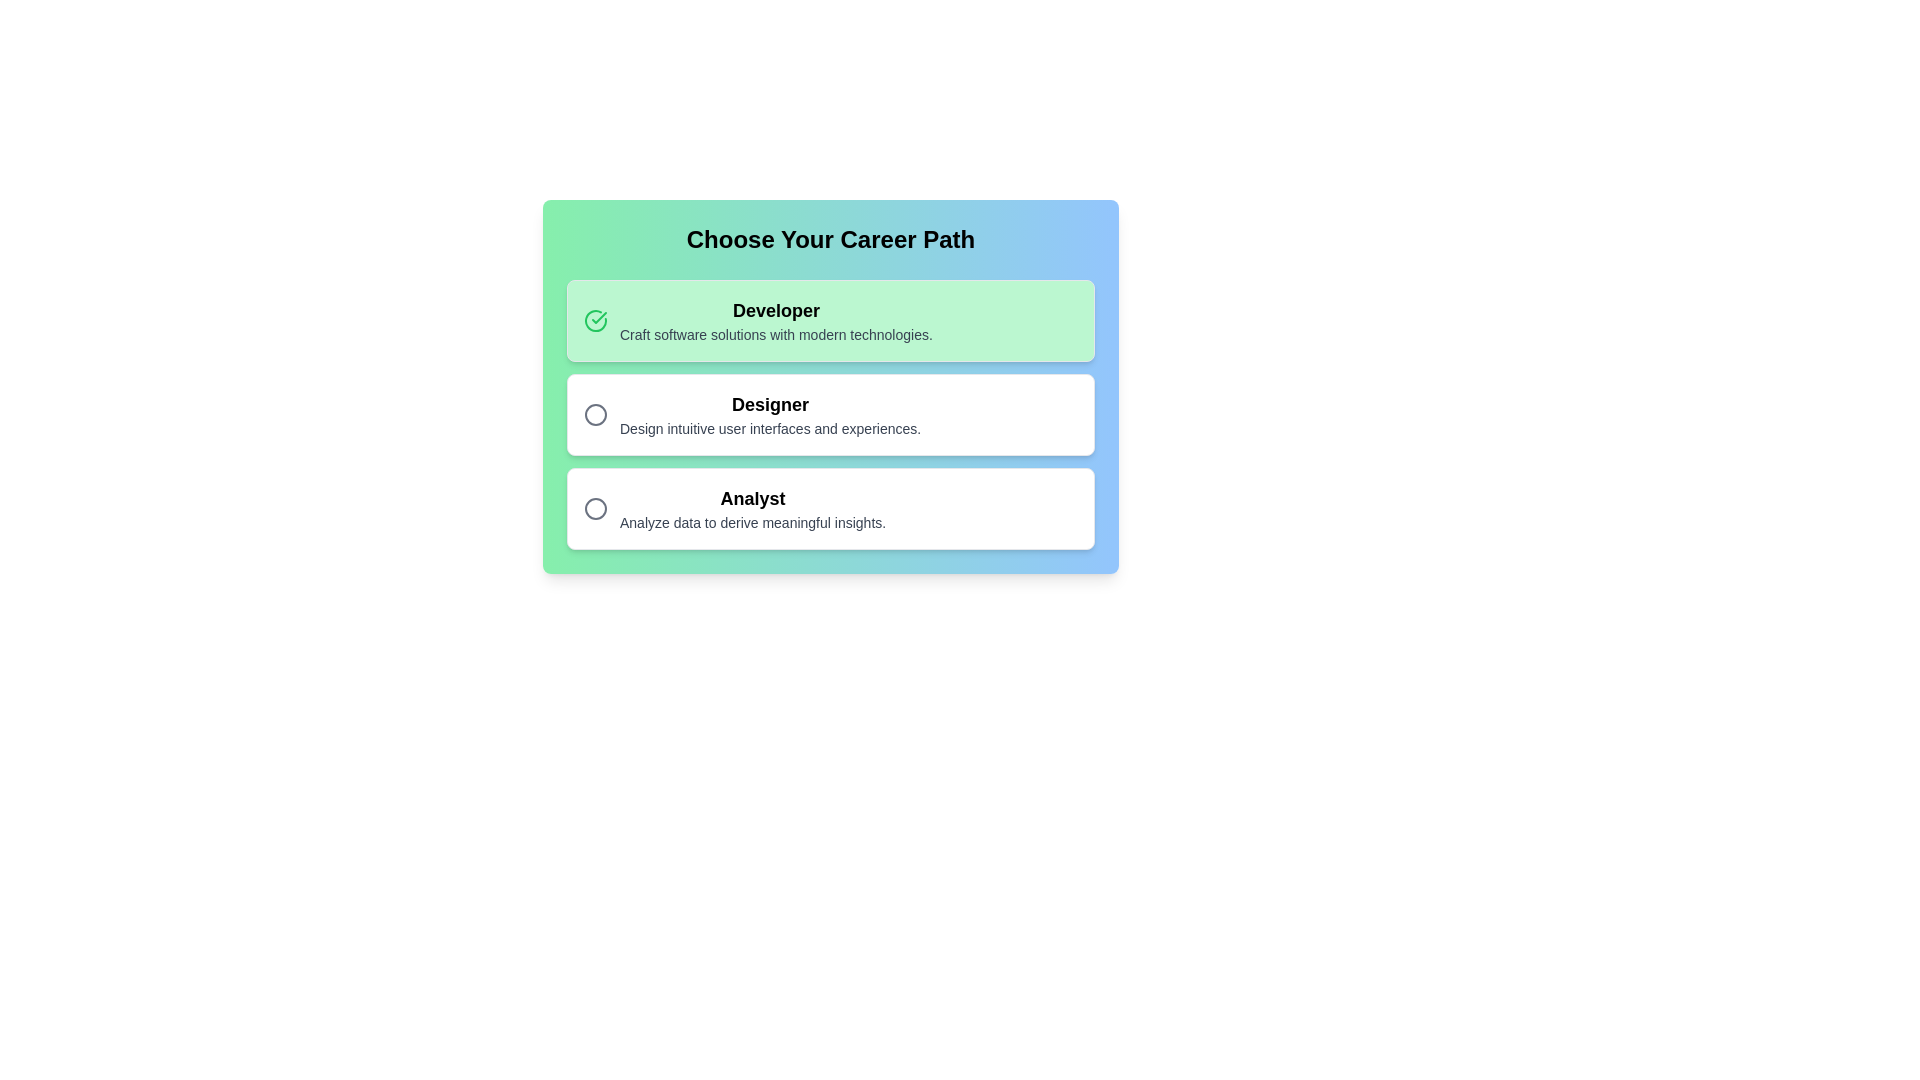  Describe the element at coordinates (775, 311) in the screenshot. I see `the 'Developer' text label, which is prominently displayed in bold font above the supporting text within a green rounded rectangle` at that location.